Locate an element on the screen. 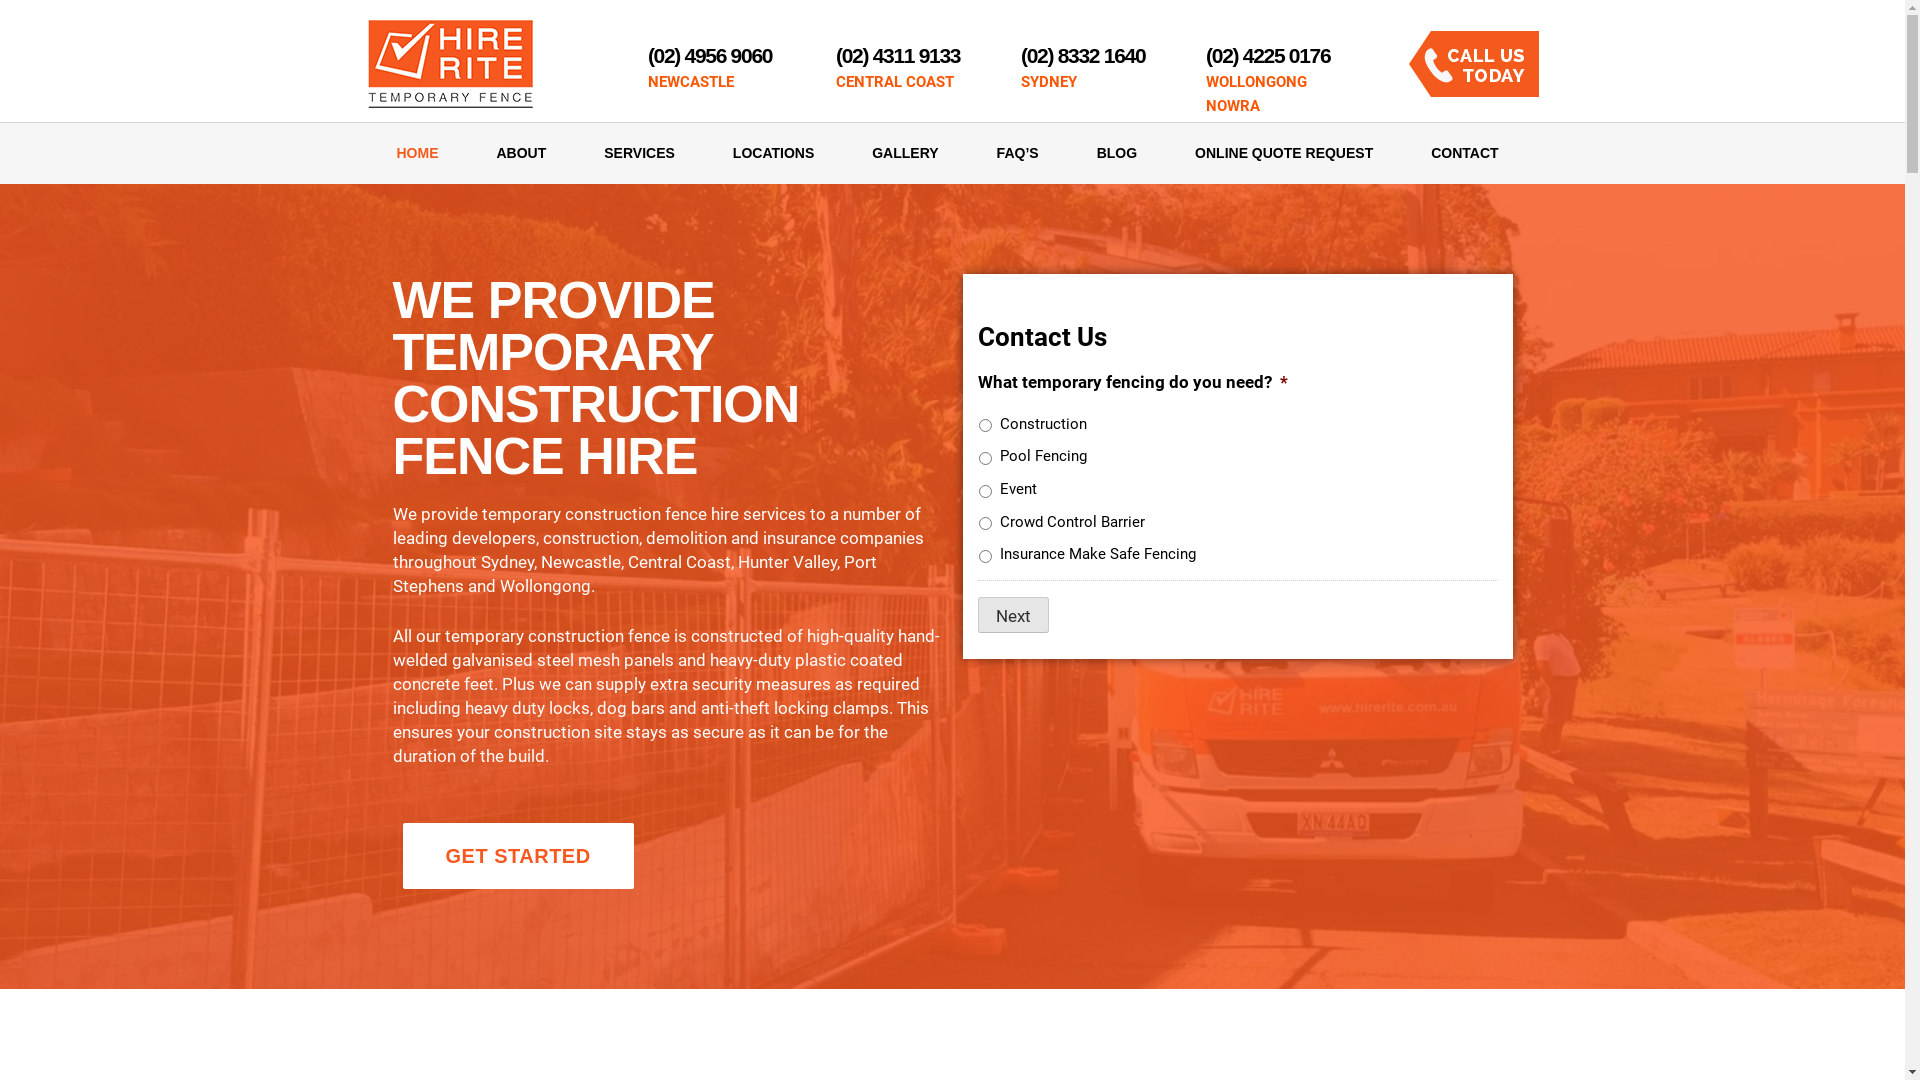 This screenshot has height=1080, width=1920. '(02) 4956 9060' is located at coordinates (710, 54).